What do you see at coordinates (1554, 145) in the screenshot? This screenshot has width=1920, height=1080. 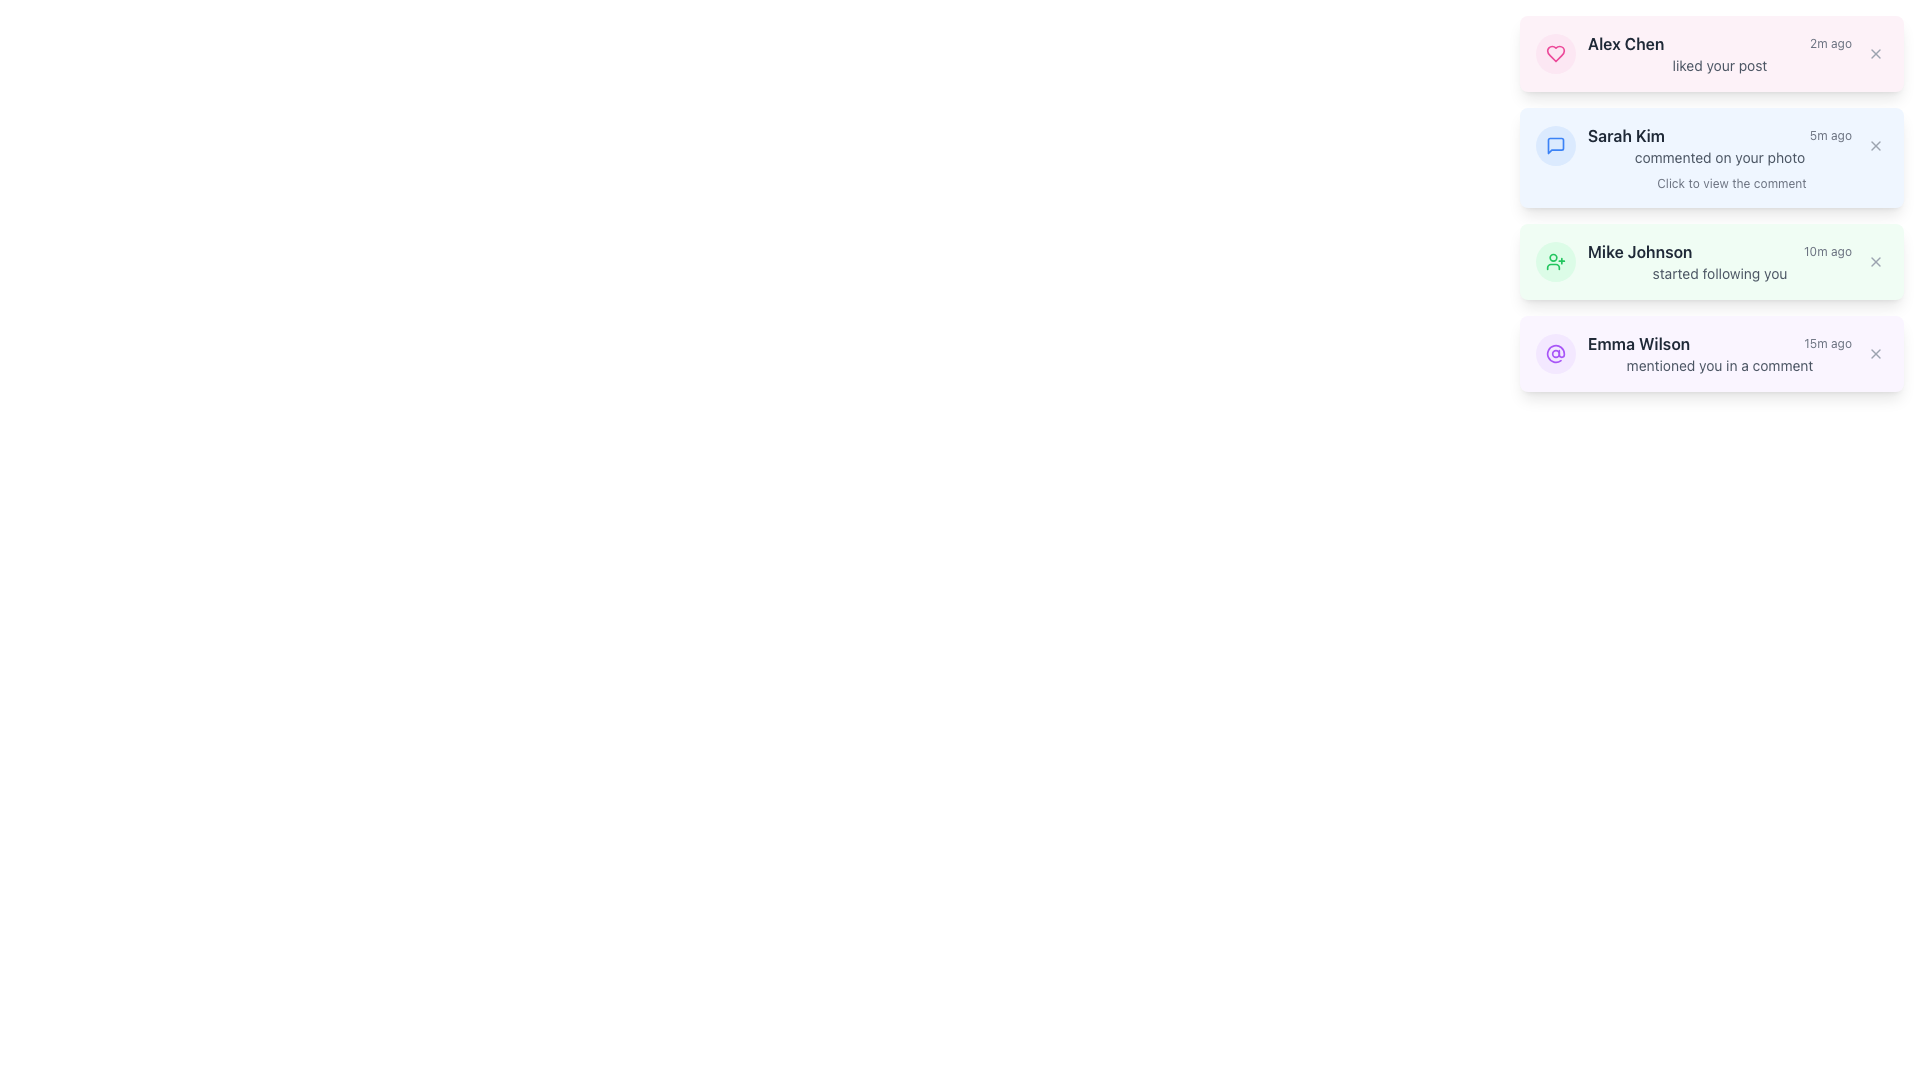 I see `the comment icon located to the left of the notification for 'Sarah Kim', the second notification from the top, to recognize the type of notification` at bounding box center [1554, 145].